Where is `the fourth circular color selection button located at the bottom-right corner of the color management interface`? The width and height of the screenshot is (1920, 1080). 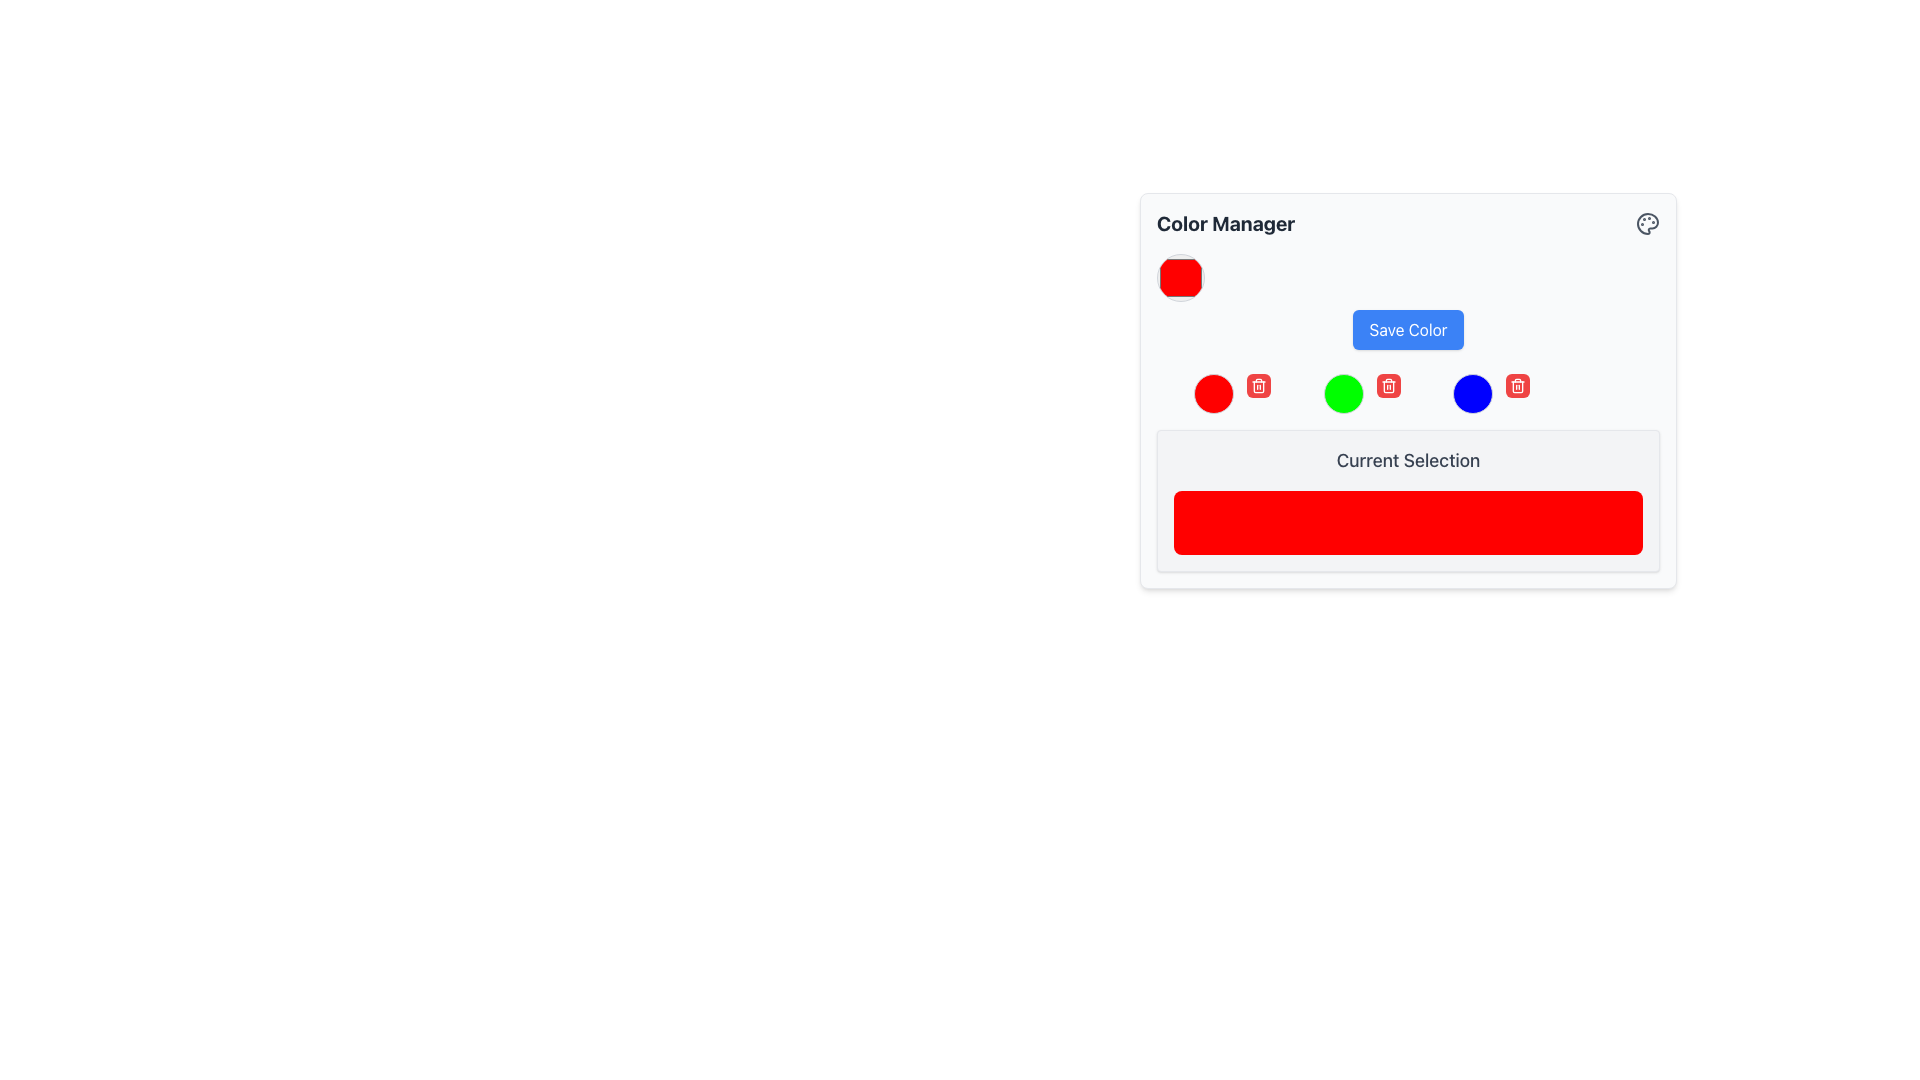
the fourth circular color selection button located at the bottom-right corner of the color management interface is located at coordinates (1473, 393).